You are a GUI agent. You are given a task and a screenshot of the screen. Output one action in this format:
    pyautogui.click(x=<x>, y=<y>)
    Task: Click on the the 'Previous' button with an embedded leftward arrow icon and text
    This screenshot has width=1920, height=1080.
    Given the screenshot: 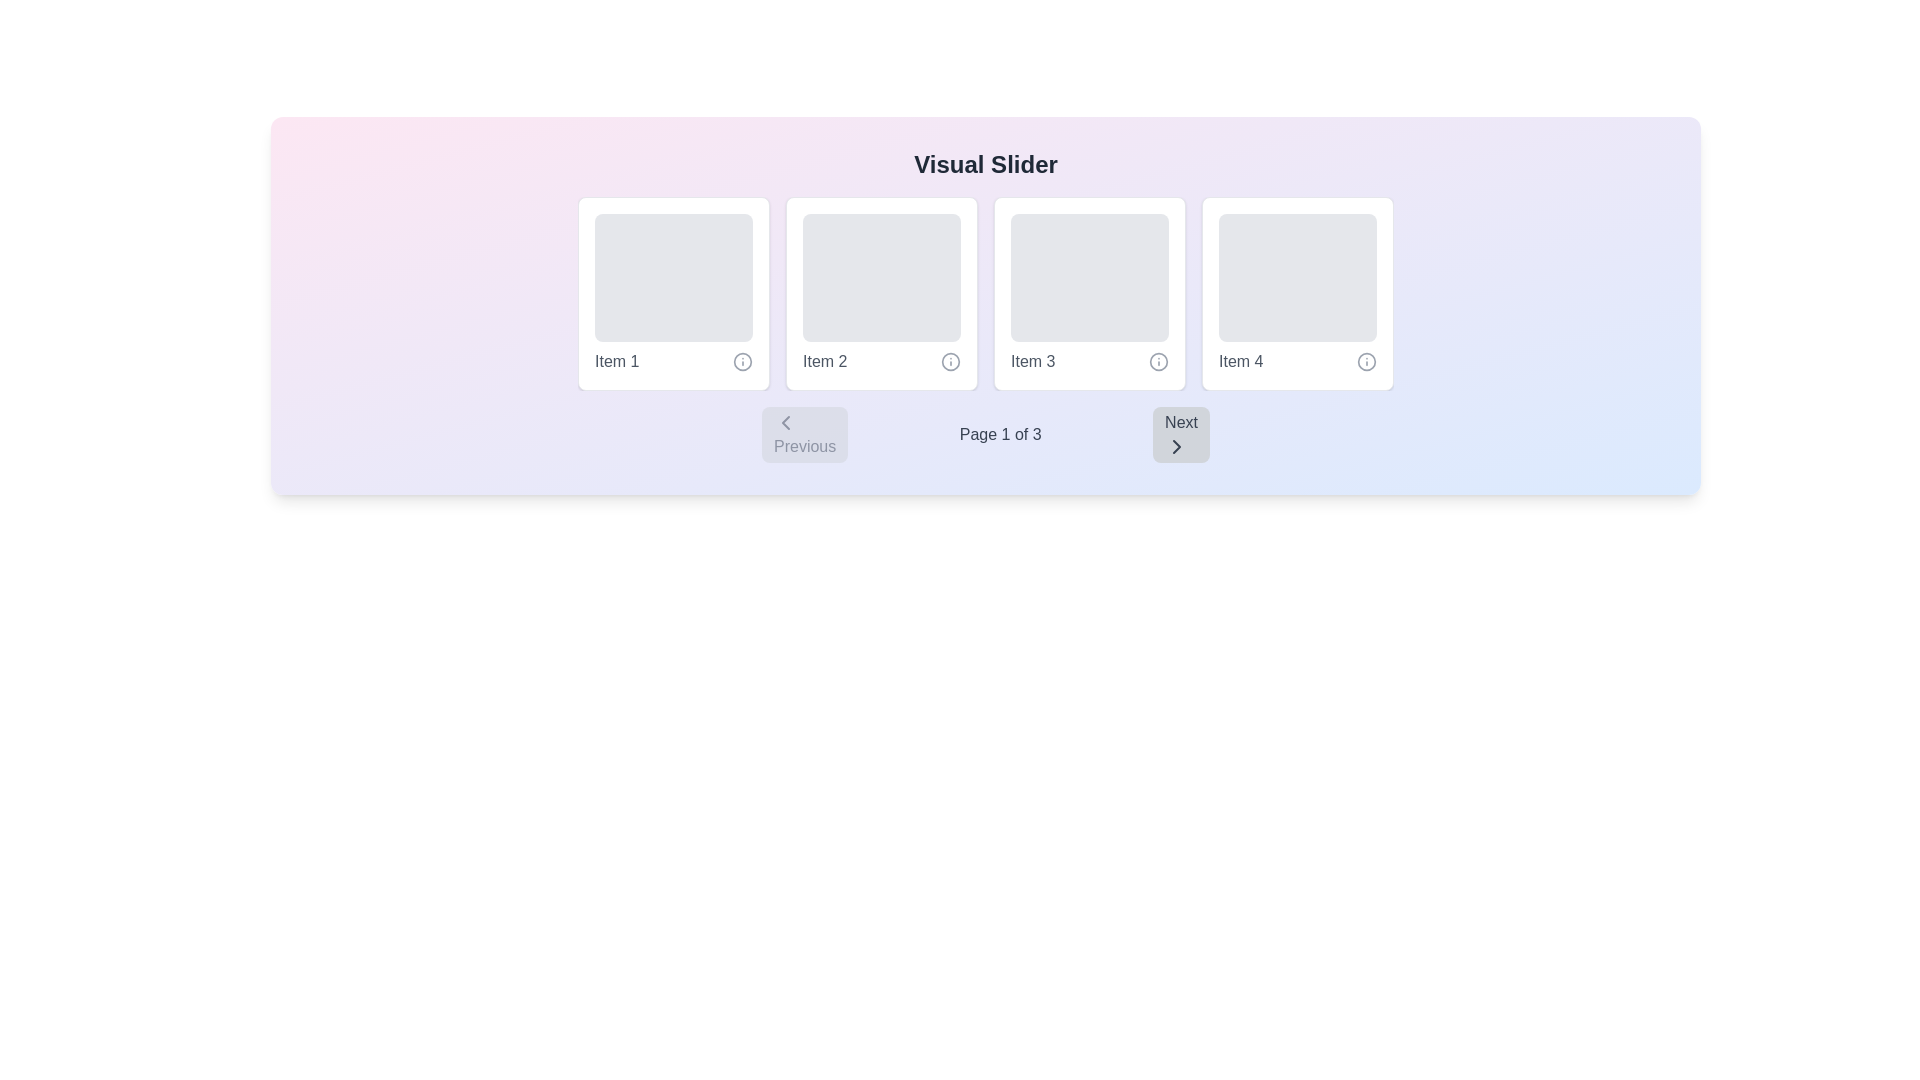 What is the action you would take?
    pyautogui.click(x=805, y=434)
    